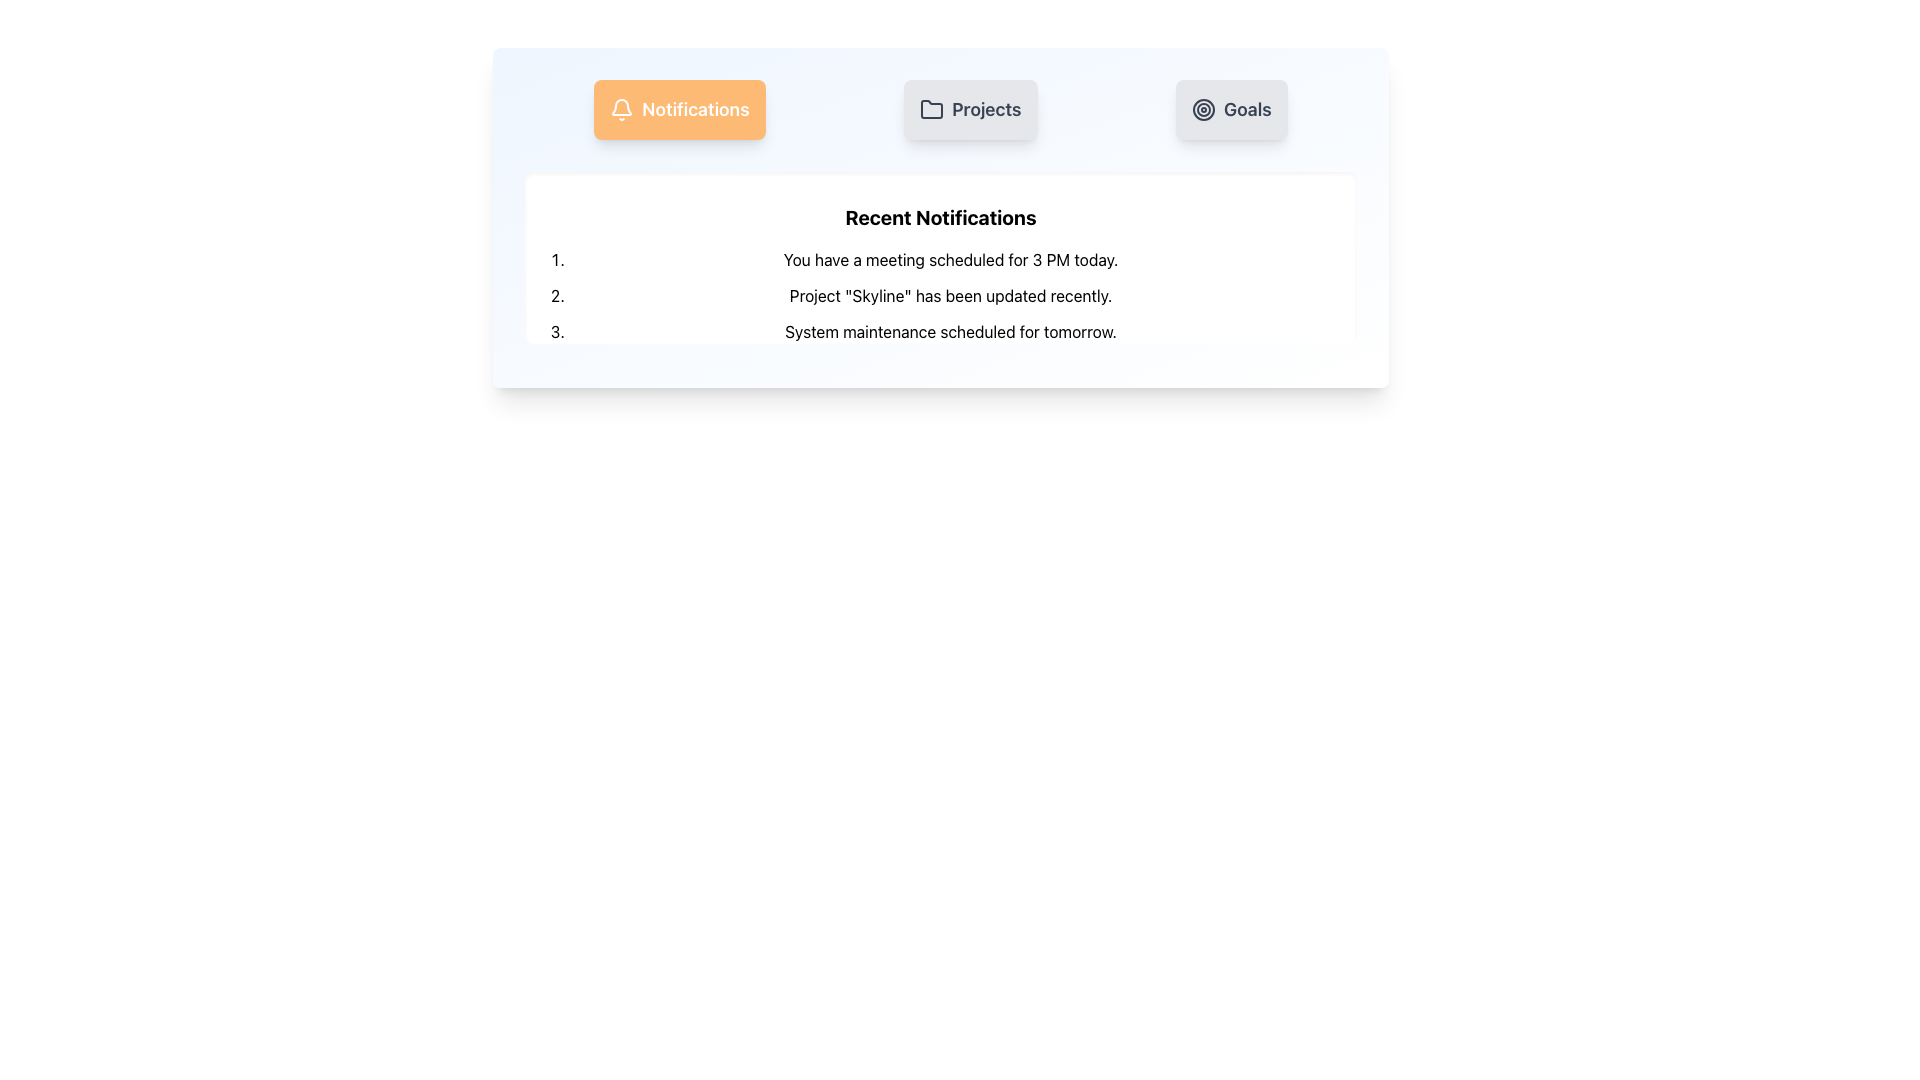  What do you see at coordinates (931, 110) in the screenshot?
I see `the folder icon with a minimalist outline located to the left of the text 'Projects'` at bounding box center [931, 110].